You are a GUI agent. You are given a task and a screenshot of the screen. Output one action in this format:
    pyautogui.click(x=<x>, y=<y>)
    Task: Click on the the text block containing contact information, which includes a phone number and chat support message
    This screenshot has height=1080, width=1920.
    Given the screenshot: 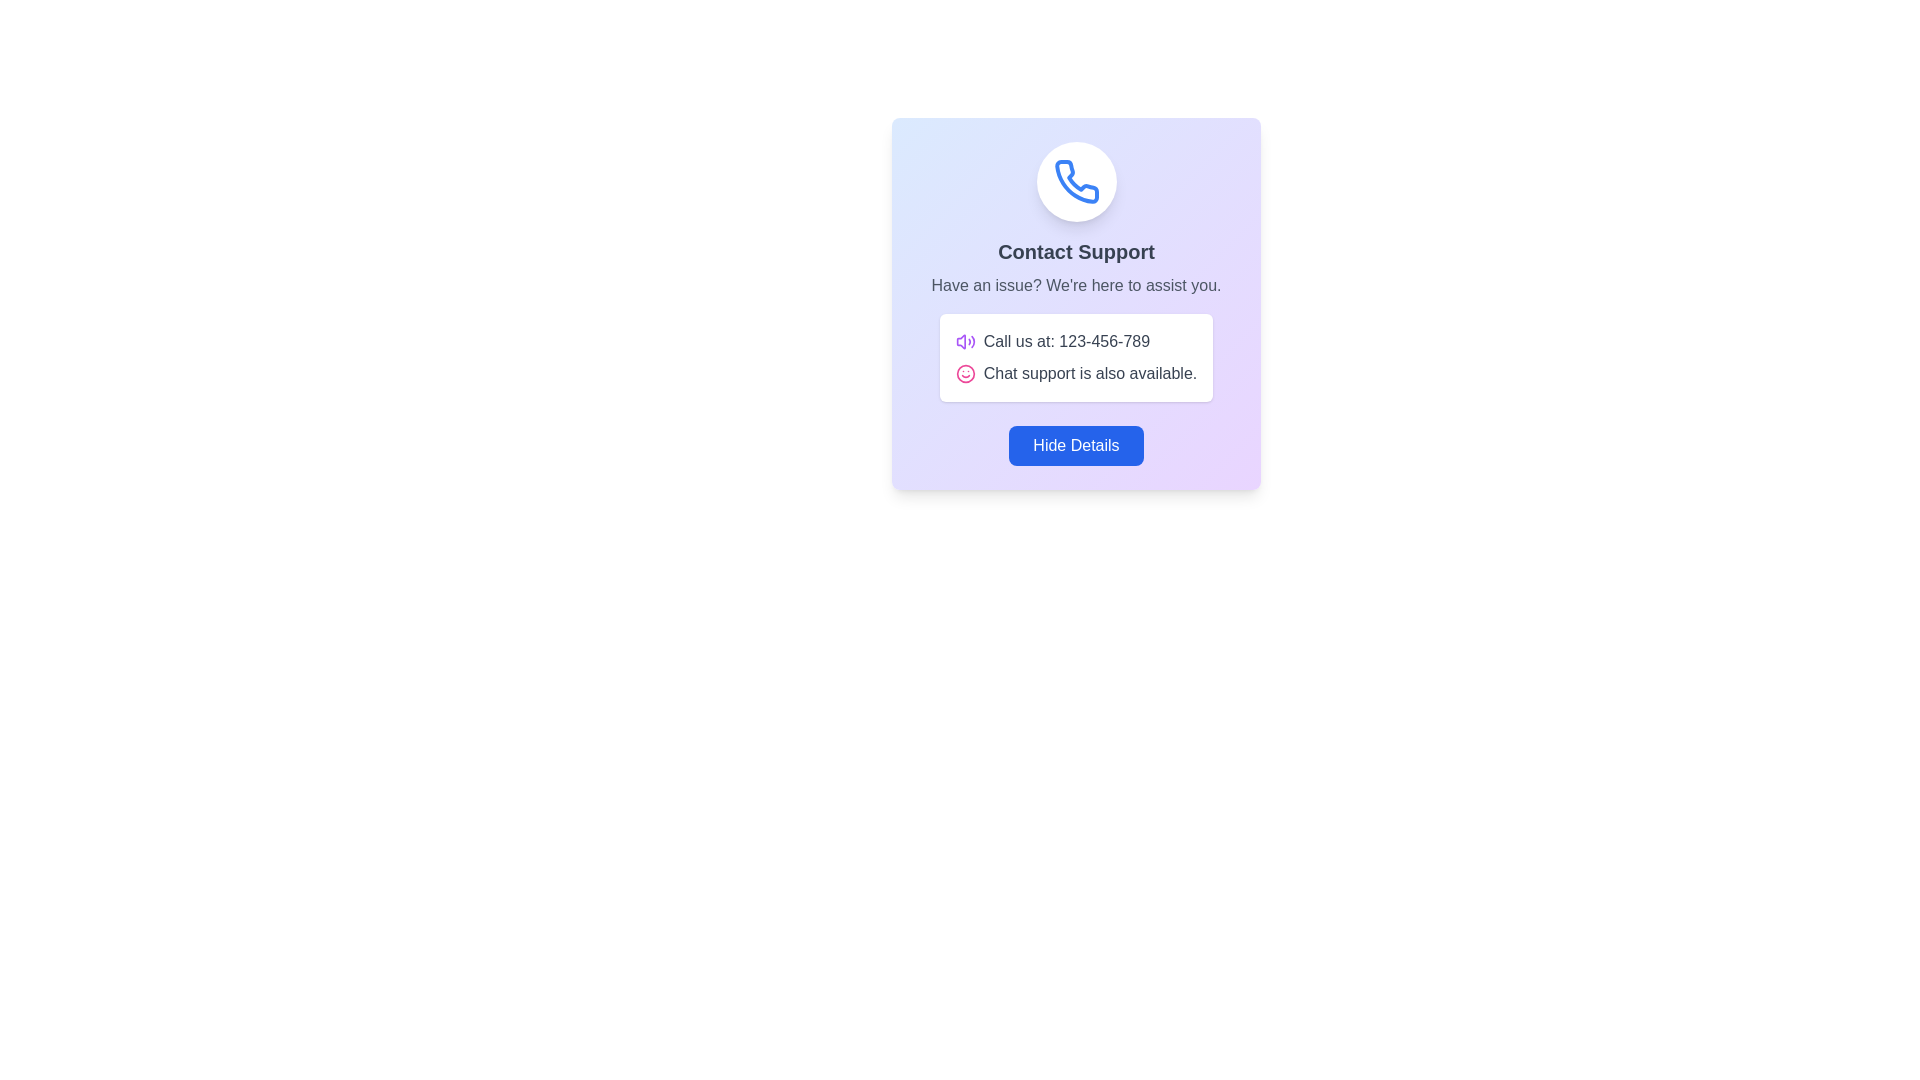 What is the action you would take?
    pyautogui.click(x=1075, y=357)
    